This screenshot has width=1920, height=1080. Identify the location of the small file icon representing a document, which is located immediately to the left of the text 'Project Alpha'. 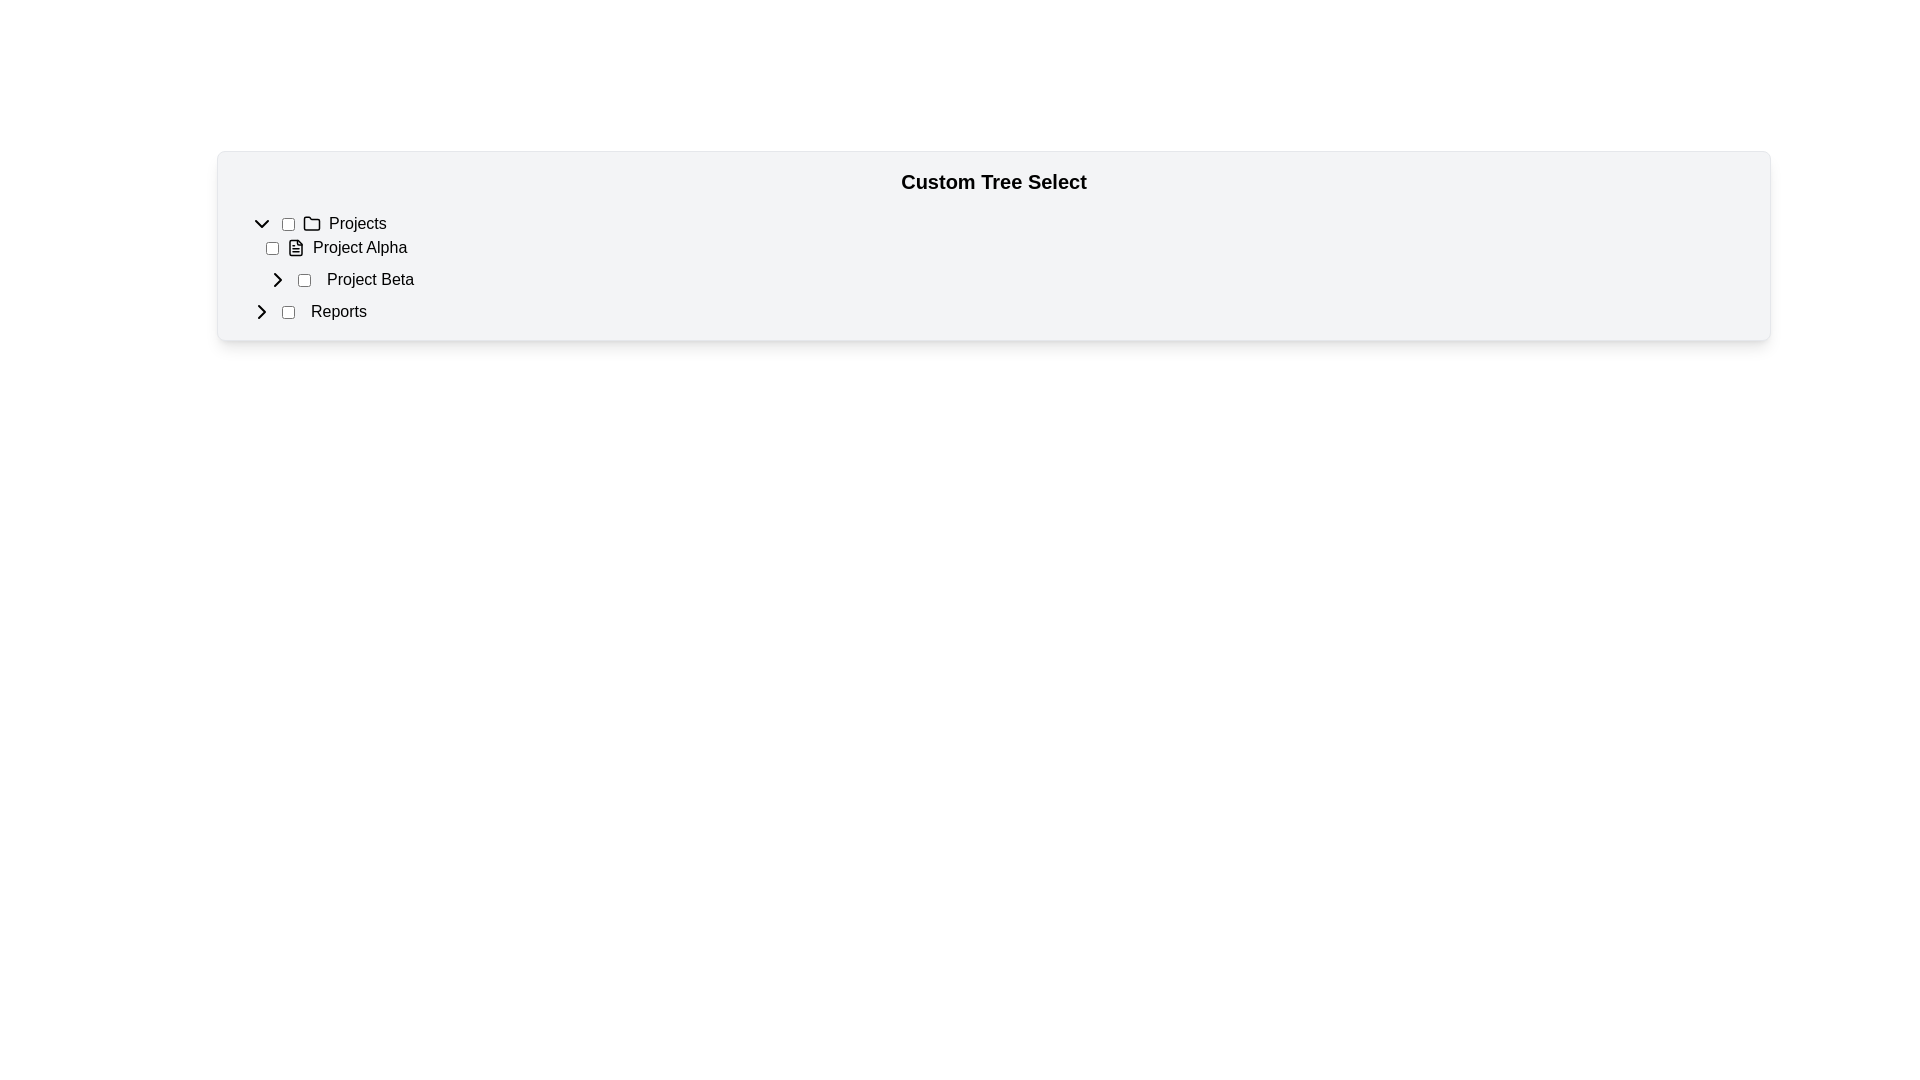
(295, 246).